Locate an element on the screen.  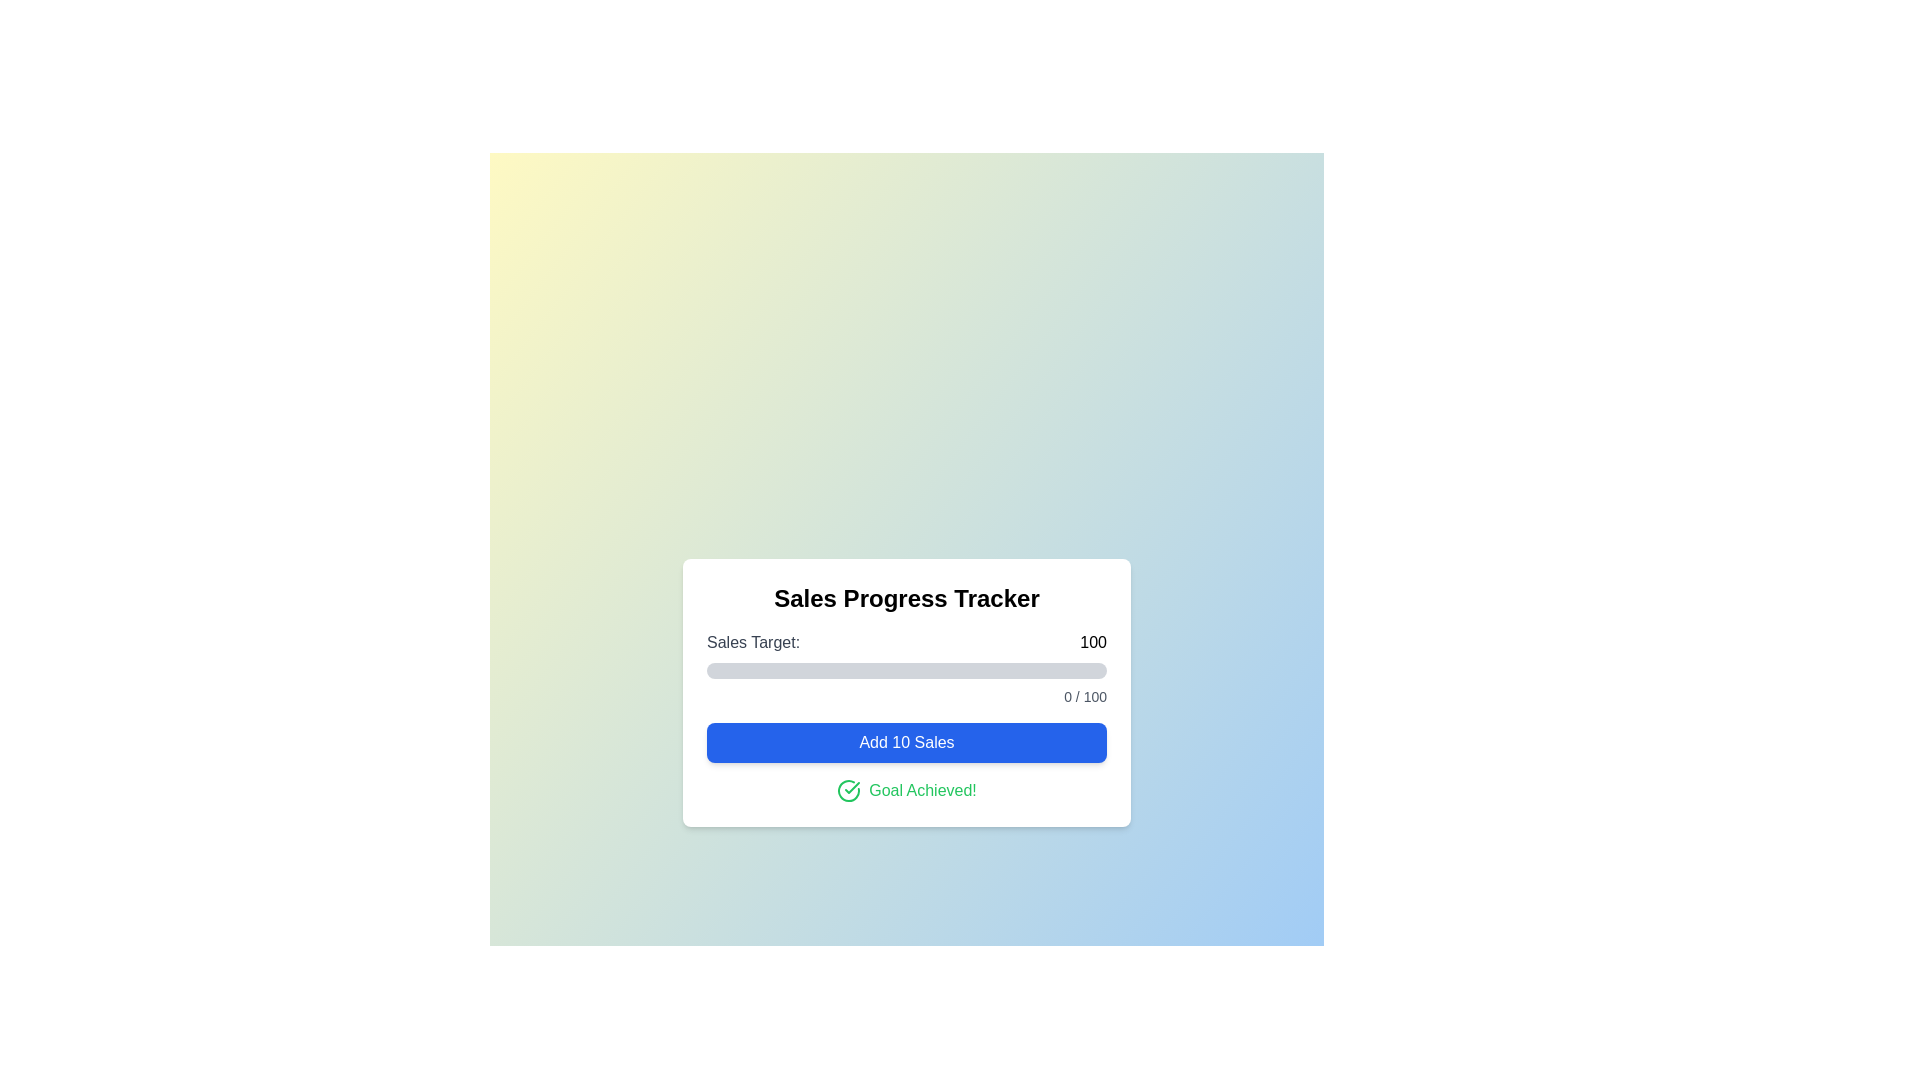
the checkmark icon in a darker green color, which indicates confirmation or success, positioned below the 'Add 10 Sales' button and aligned to the left of the 'Goal Achieved!' text is located at coordinates (852, 786).